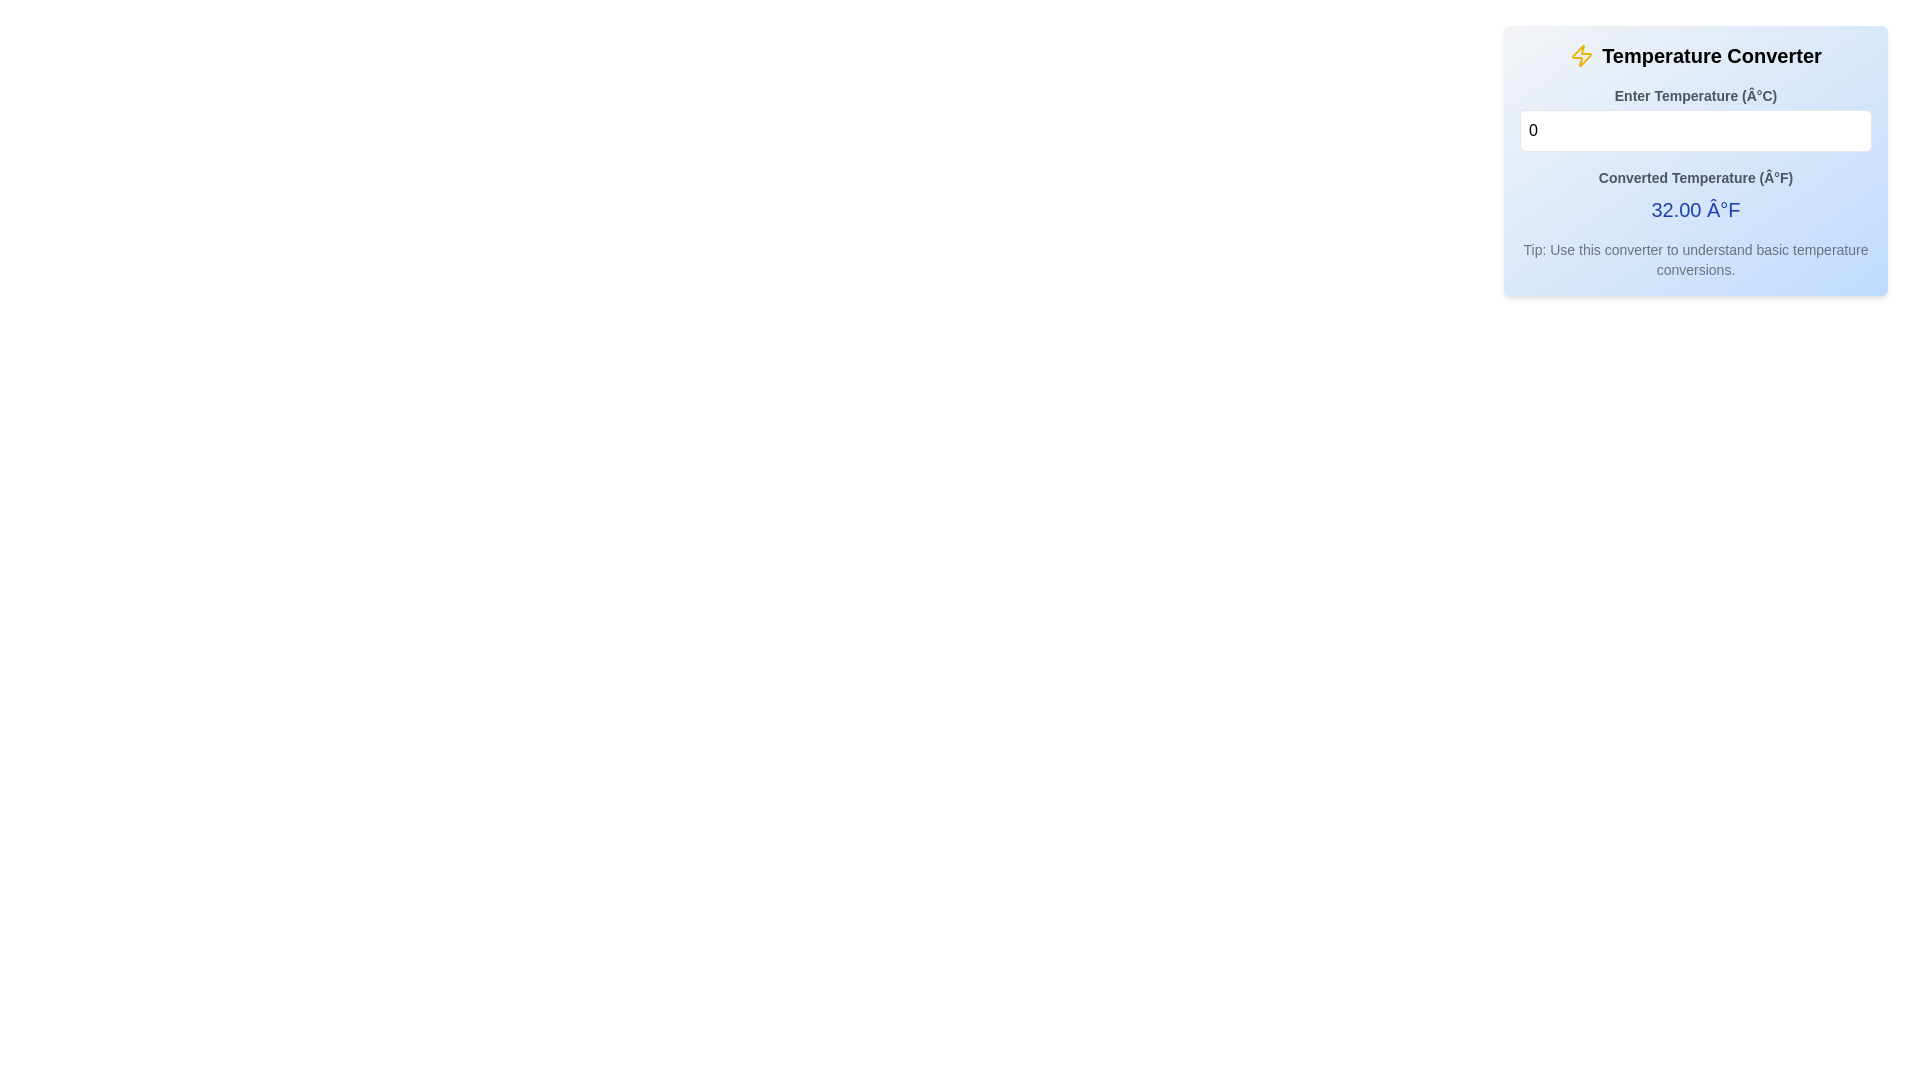 The height and width of the screenshot is (1080, 1920). Describe the element at coordinates (1711, 55) in the screenshot. I see `the text label that serves as the title for the temperature conversion tool, located at the top of the blue box and aligned to the right of the yellow lightning icon` at that location.